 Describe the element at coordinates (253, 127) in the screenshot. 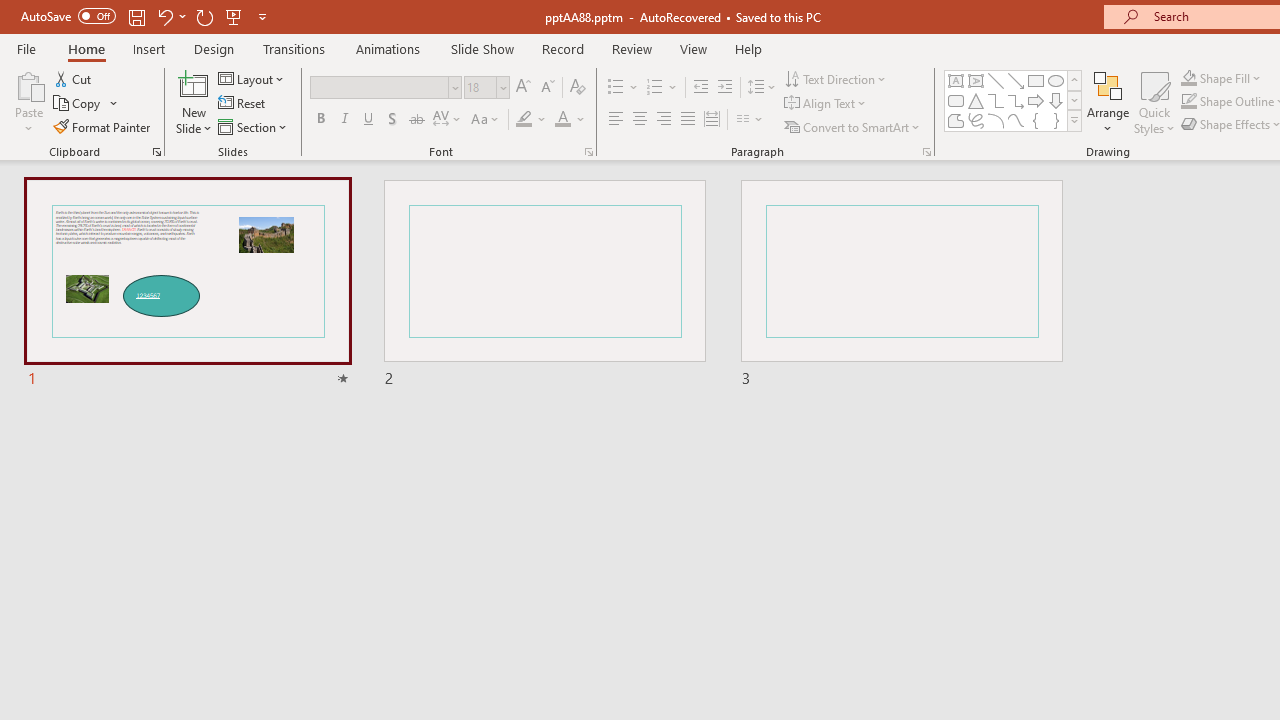

I see `'Section'` at that location.